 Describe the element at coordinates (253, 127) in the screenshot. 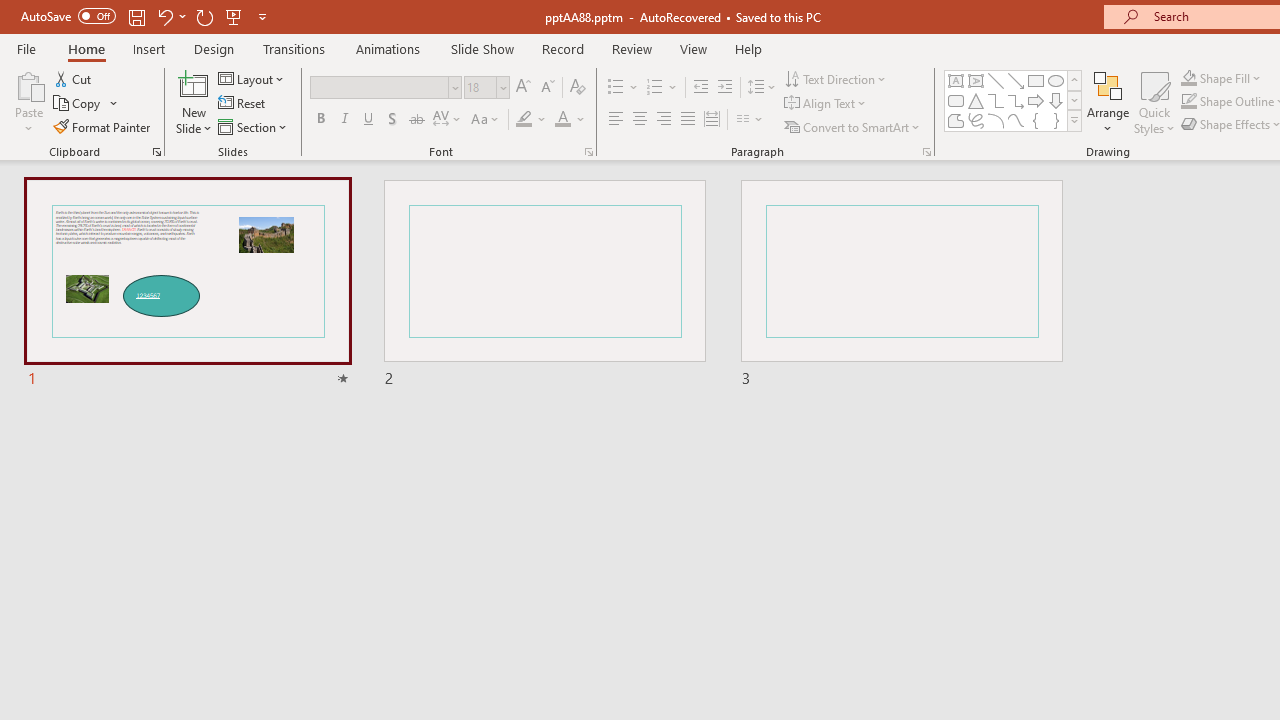

I see `'Section'` at that location.